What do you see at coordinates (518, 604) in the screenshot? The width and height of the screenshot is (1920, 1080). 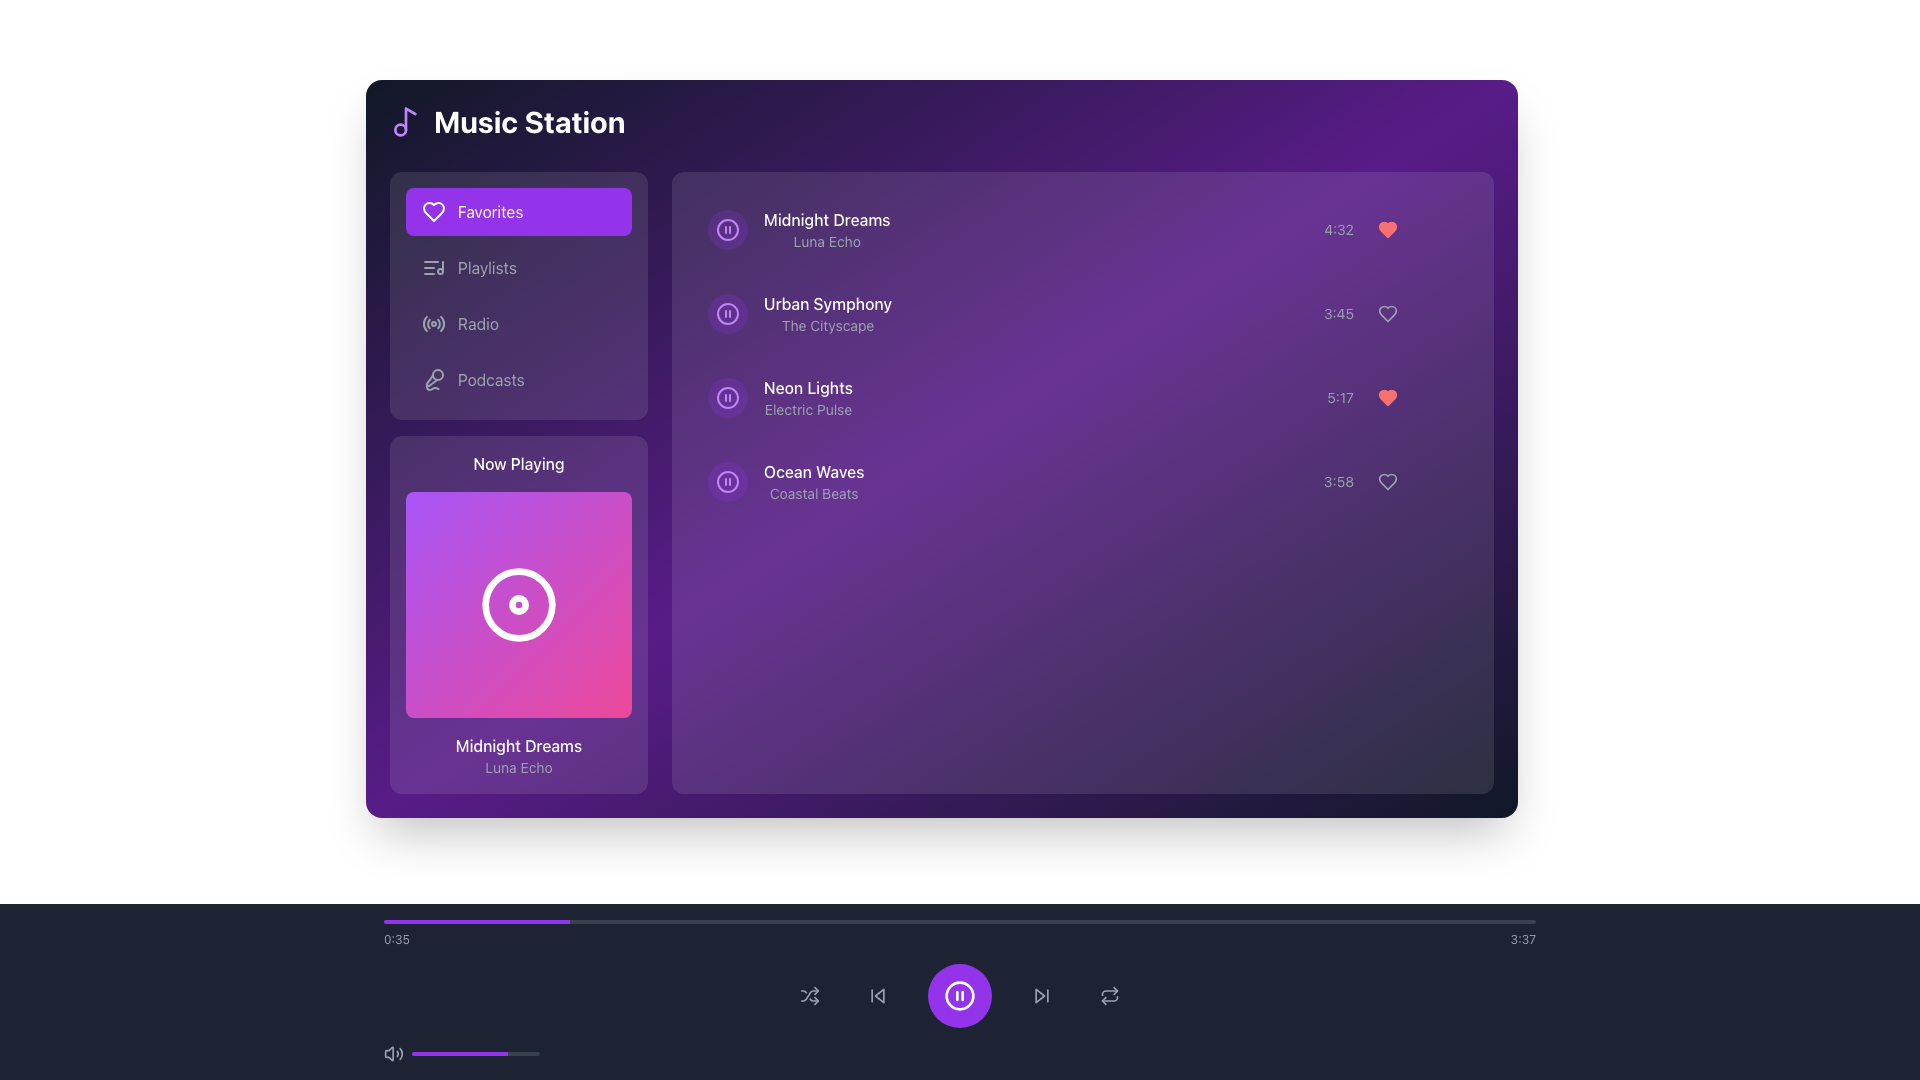 I see `the Circular SVG graphic element located in the 'Now Playing' section, which features a white stroke and a vibrant pink and purple gradient background, resembling a disc or vinyl record` at bounding box center [518, 604].